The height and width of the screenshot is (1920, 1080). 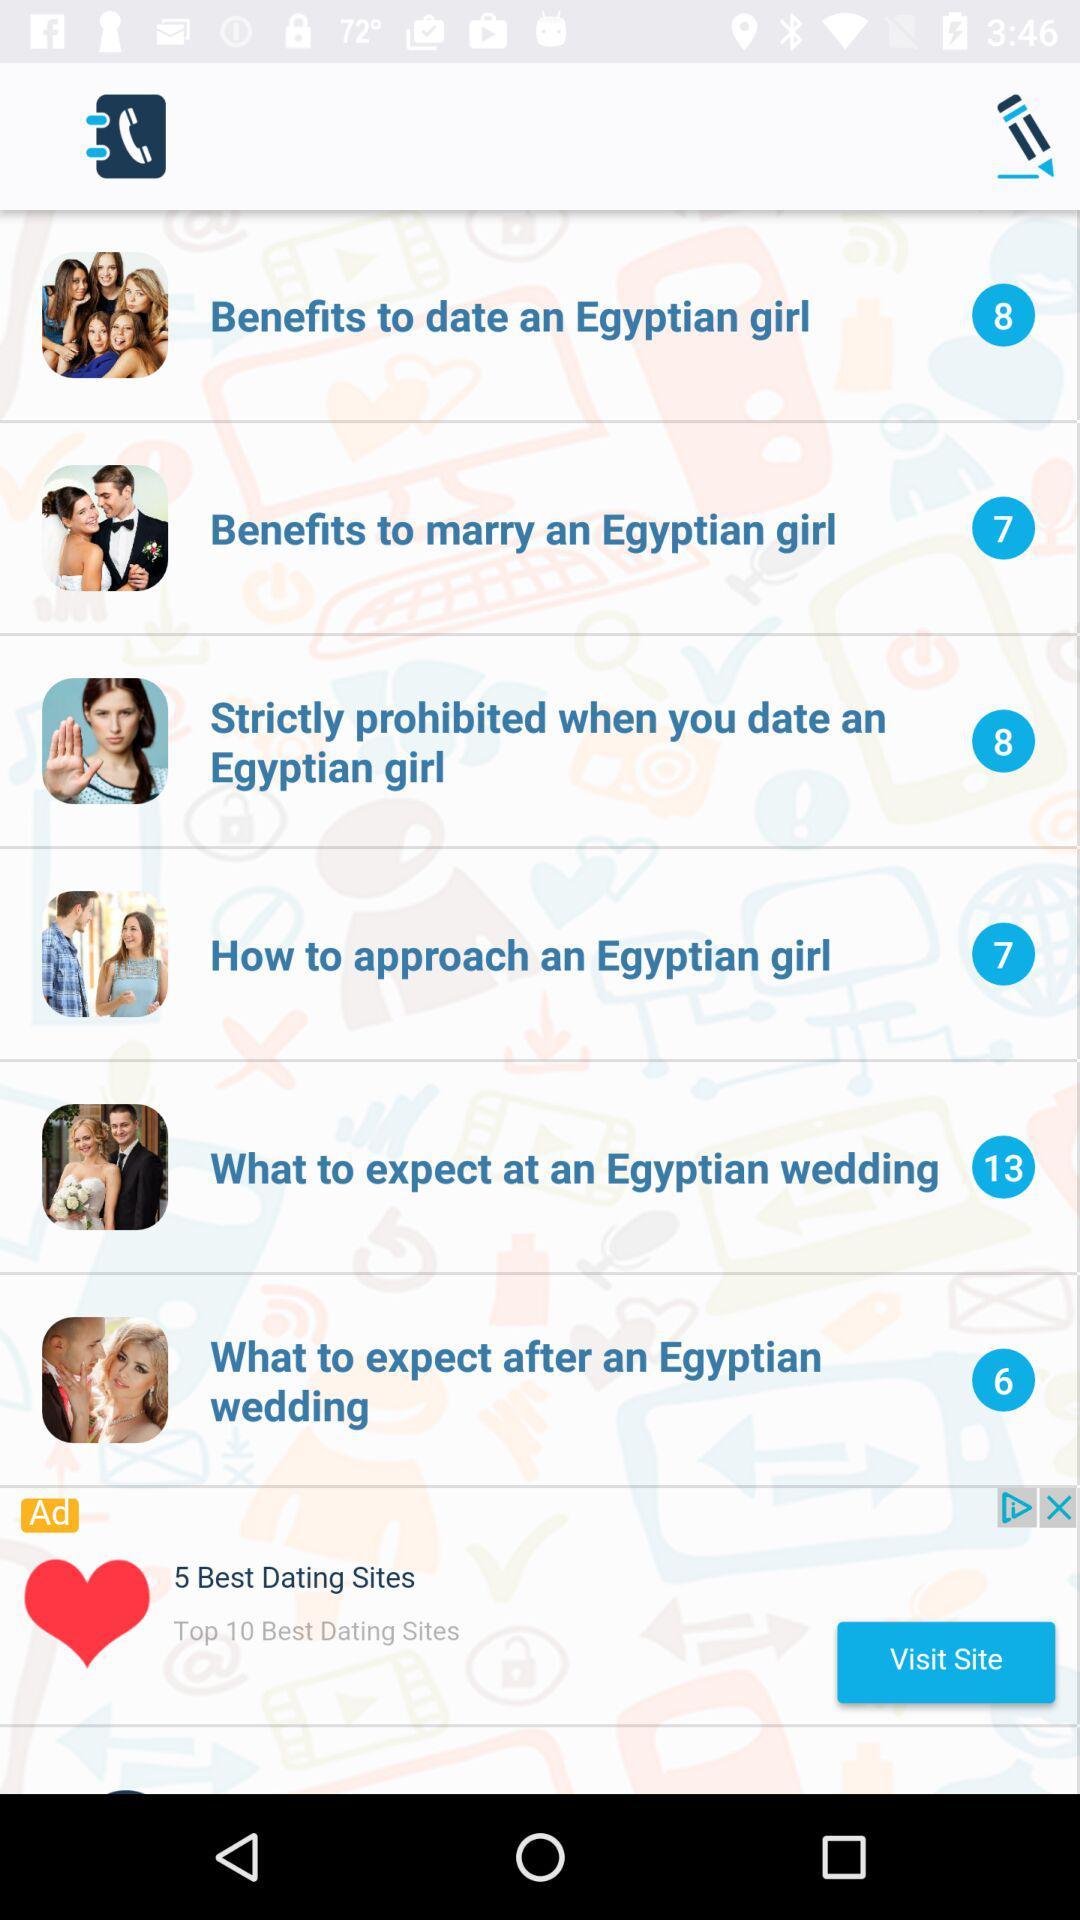 What do you see at coordinates (537, 1606) in the screenshot?
I see `site` at bounding box center [537, 1606].